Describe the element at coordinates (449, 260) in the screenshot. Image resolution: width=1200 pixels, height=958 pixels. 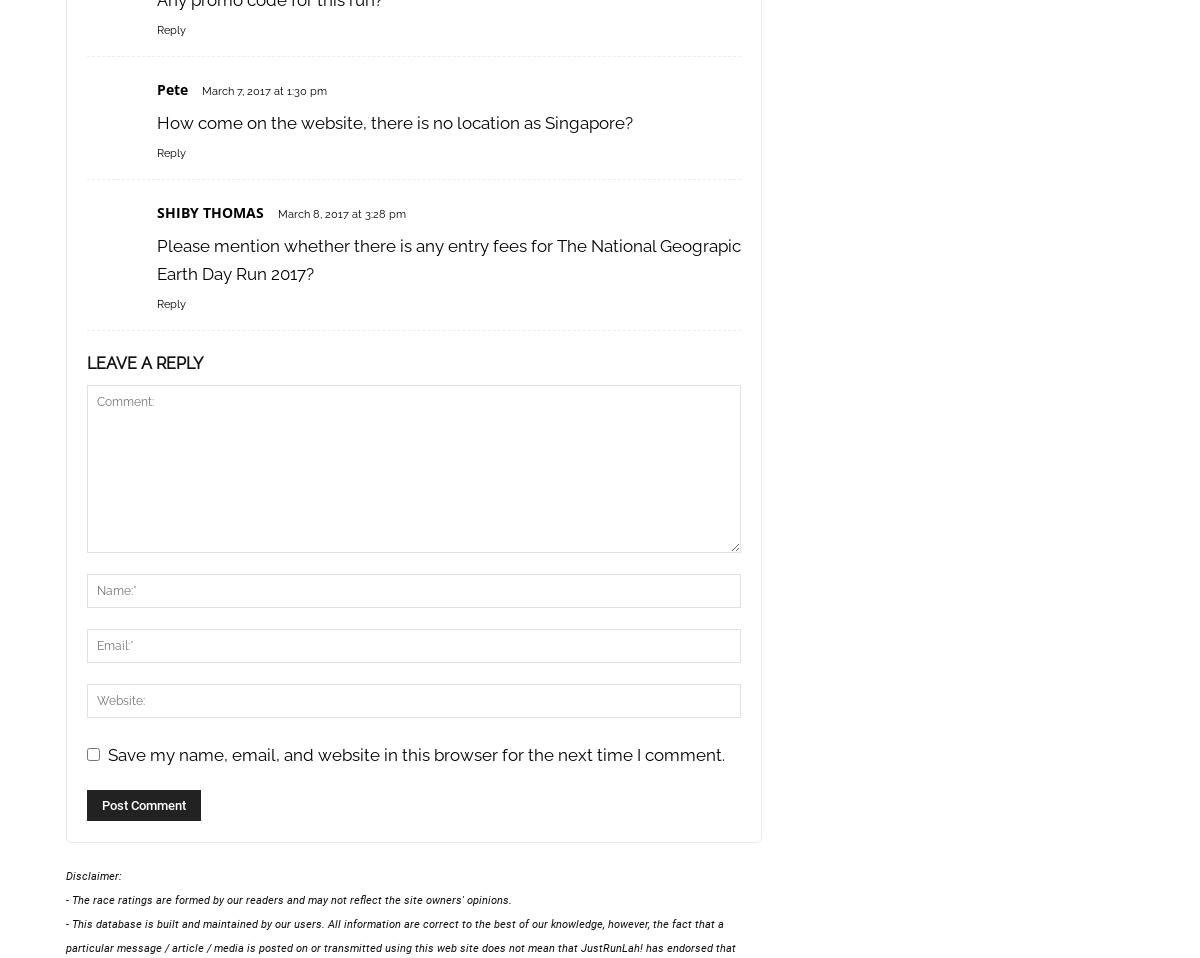
I see `'Please mention whether there is any entry fees  for The National Geograpic Earth Day Run 2017?'` at that location.